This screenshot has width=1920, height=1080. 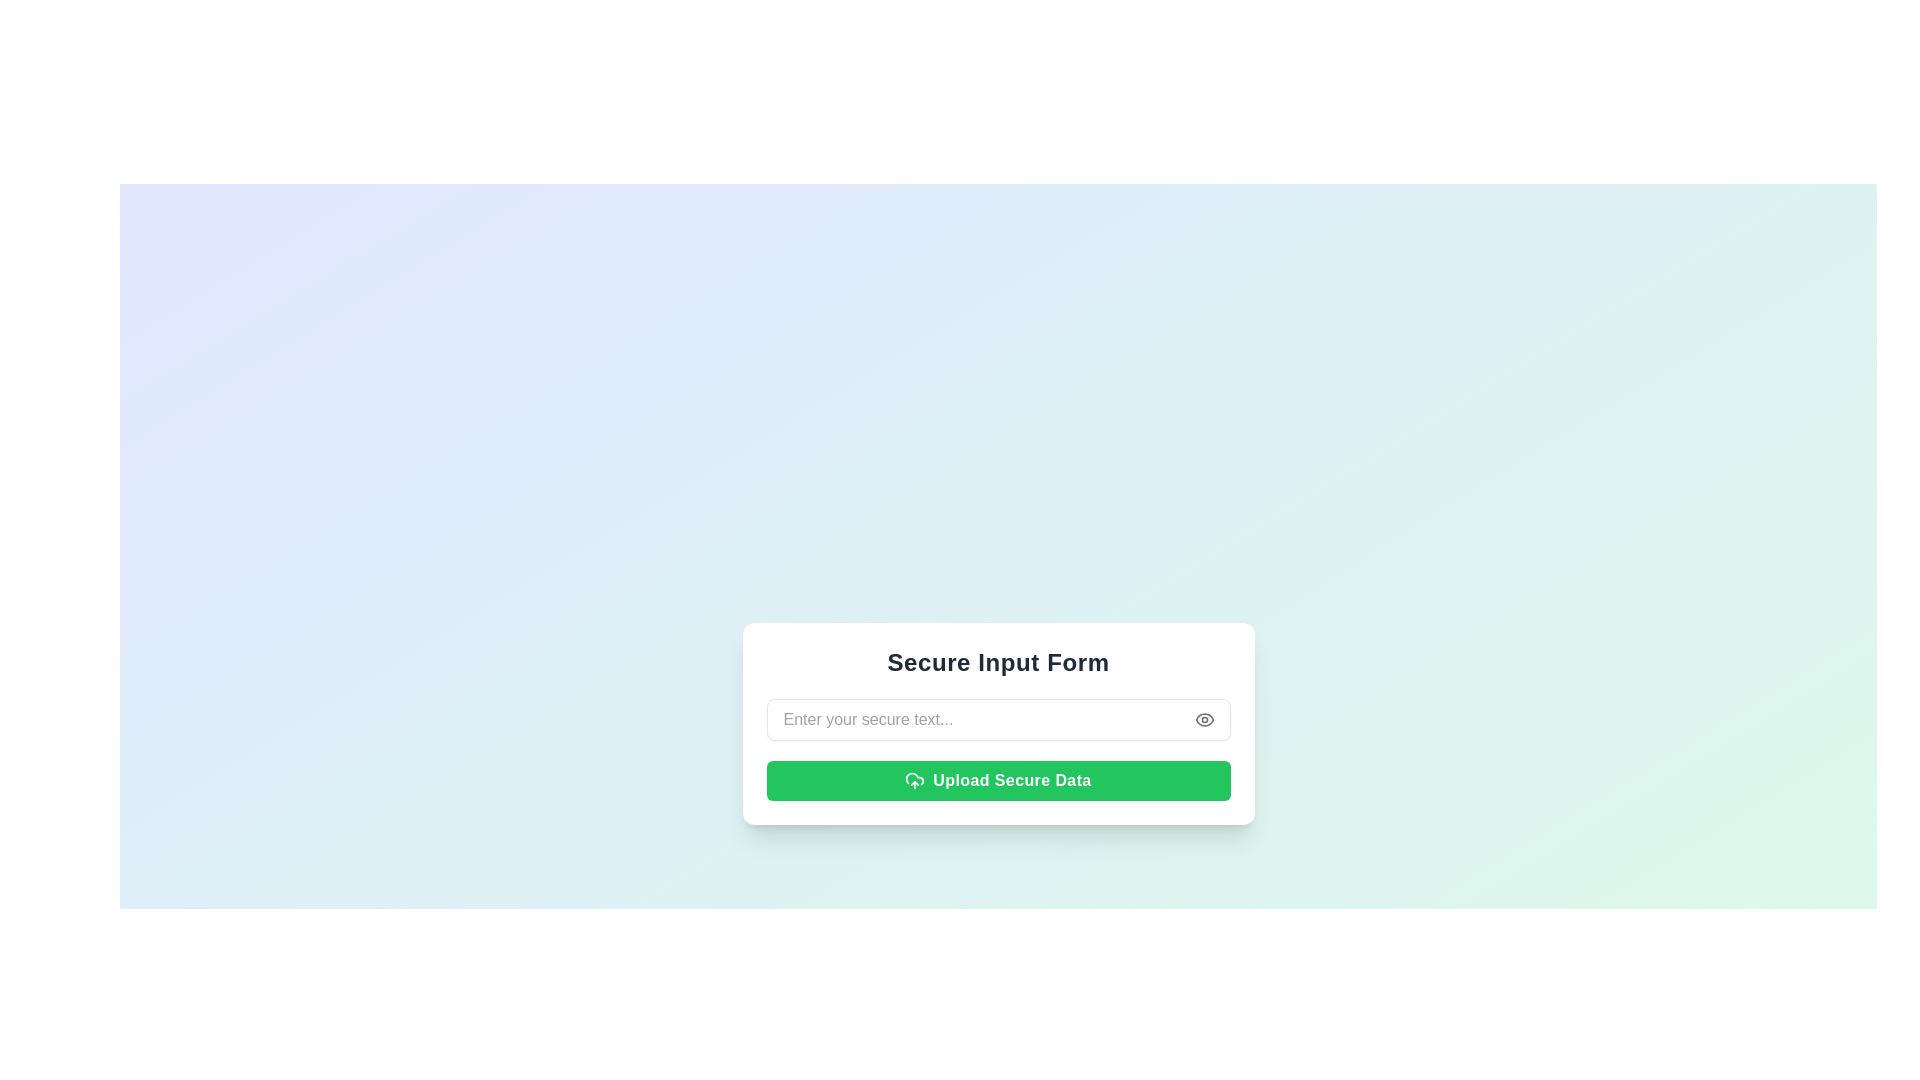 What do you see at coordinates (1203, 720) in the screenshot?
I see `the outer elliptical outline of the SVG graphic resembling an eye, located in the top-right corner of a text input box` at bounding box center [1203, 720].